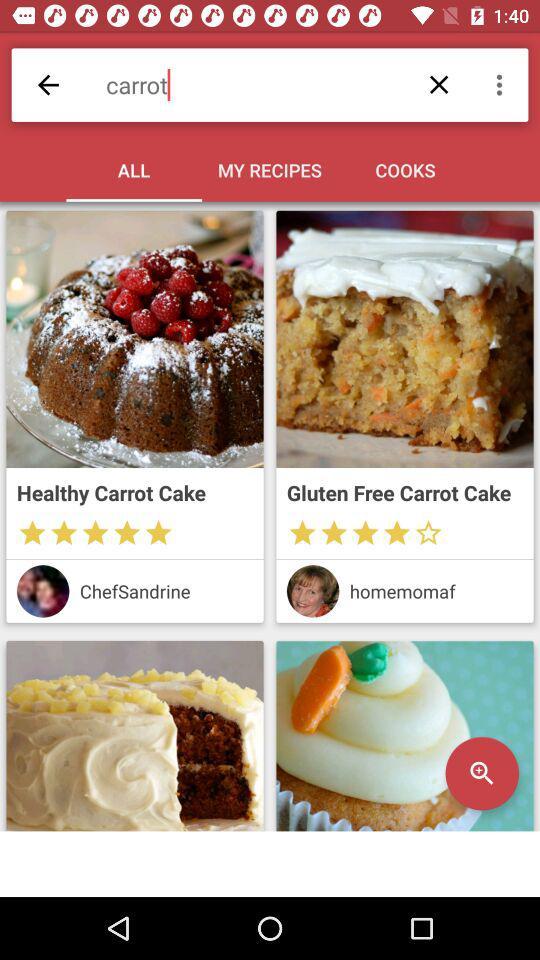  Describe the element at coordinates (165, 591) in the screenshot. I see `chefsandrine item` at that location.